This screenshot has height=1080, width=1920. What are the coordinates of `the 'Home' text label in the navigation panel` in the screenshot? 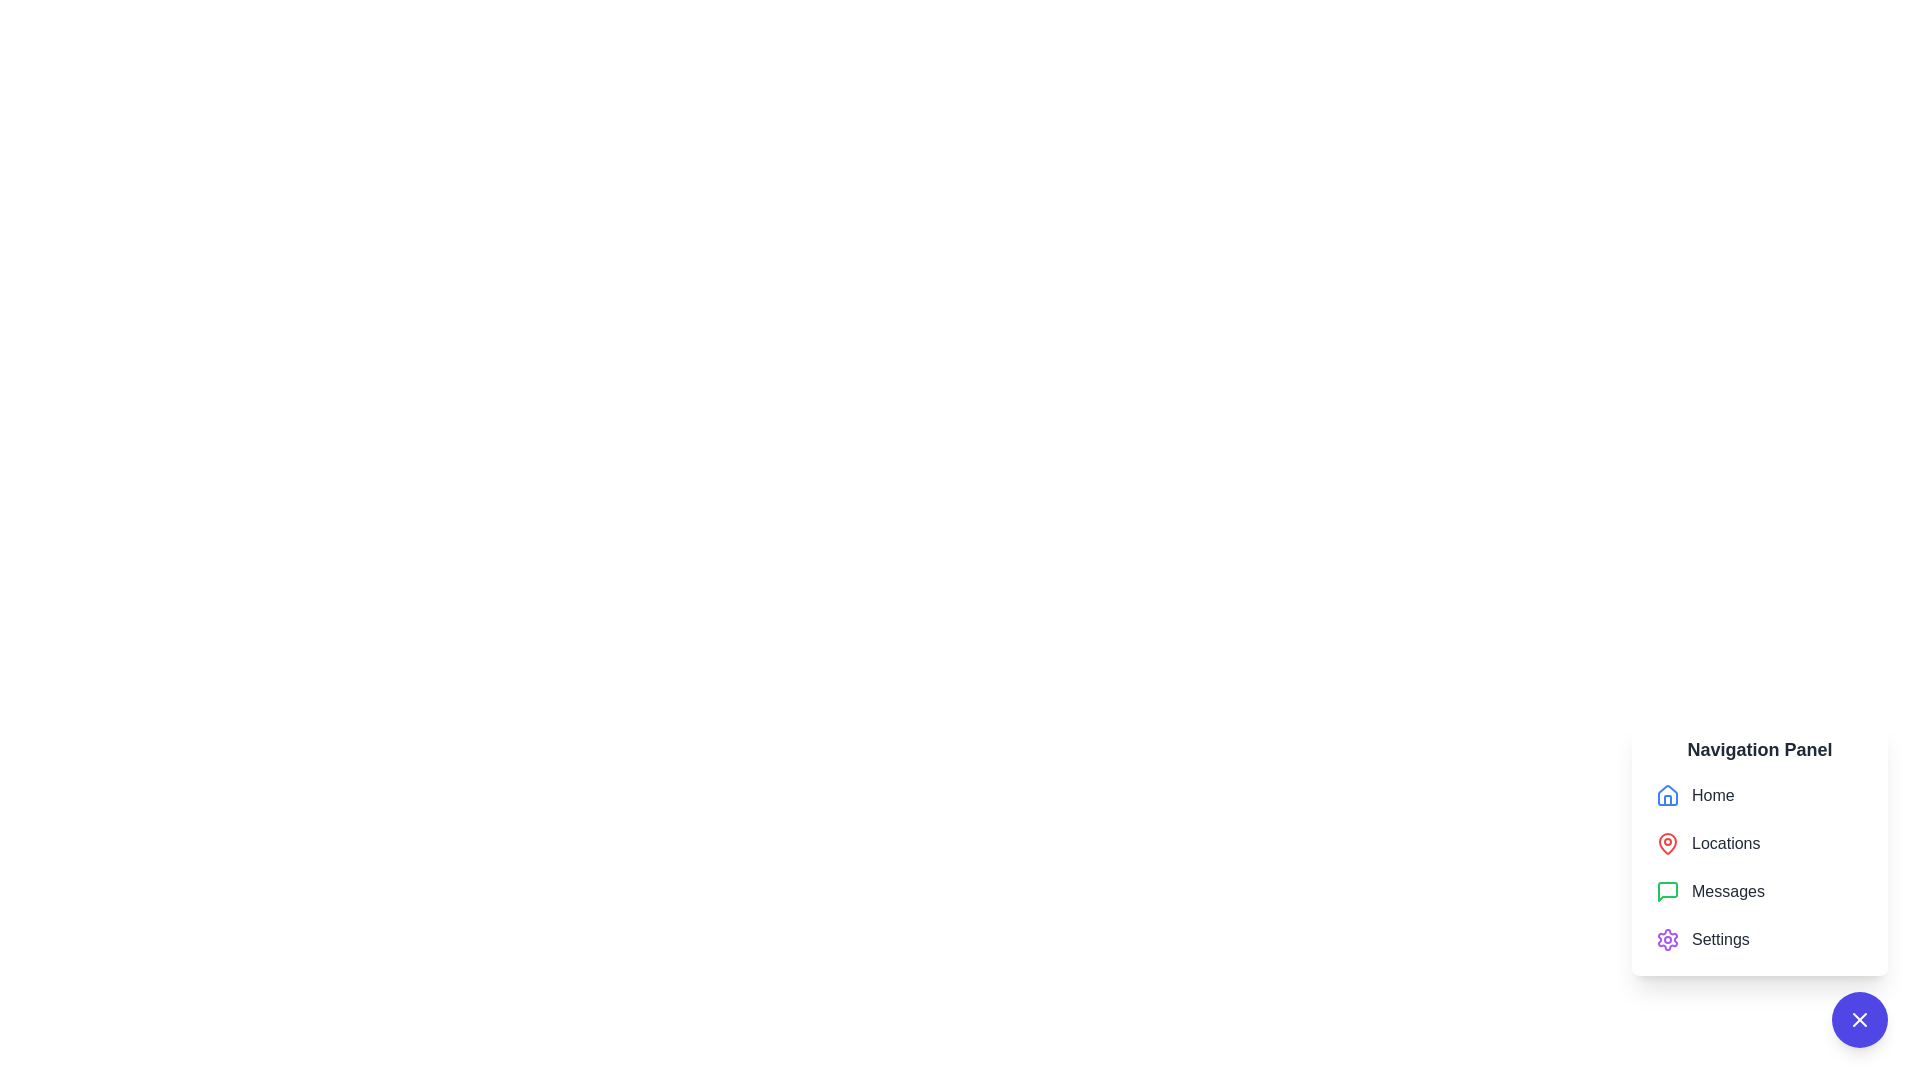 It's located at (1712, 794).